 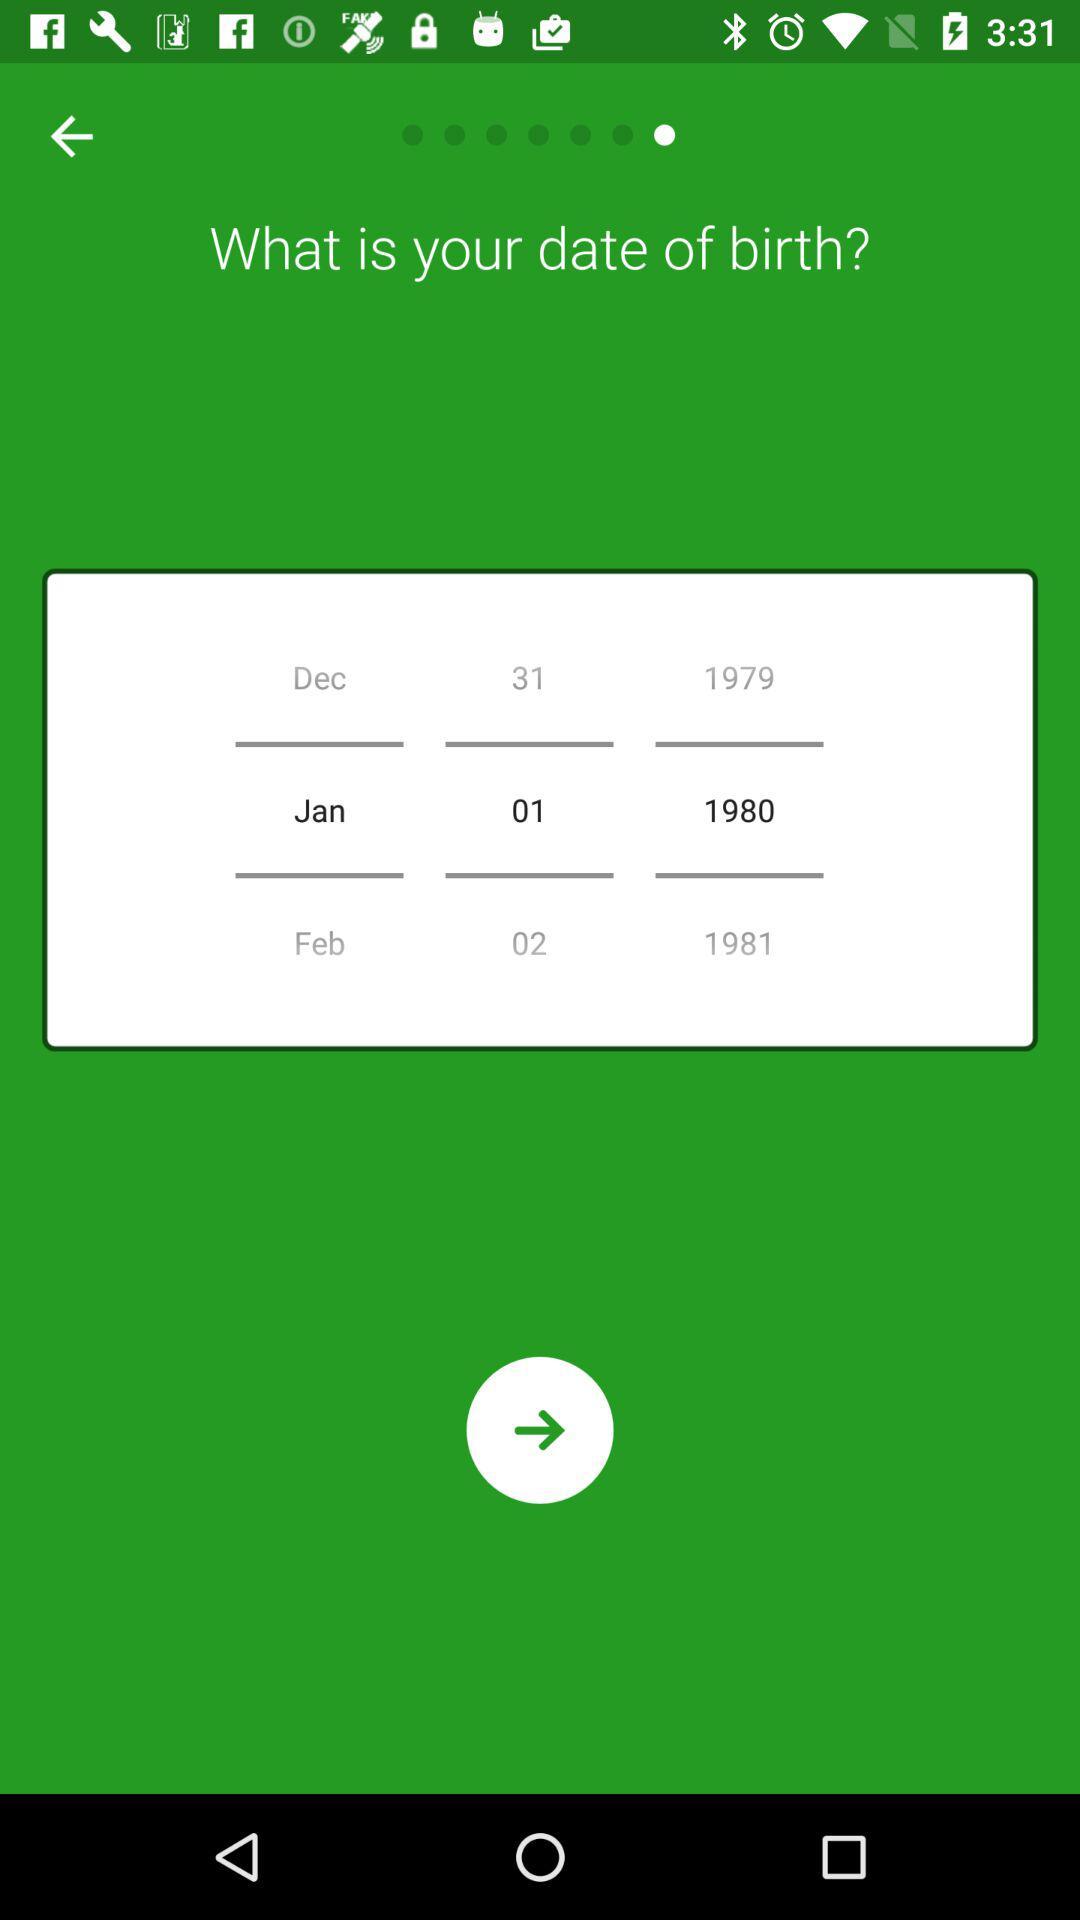 What do you see at coordinates (540, 1429) in the screenshot?
I see `next` at bounding box center [540, 1429].